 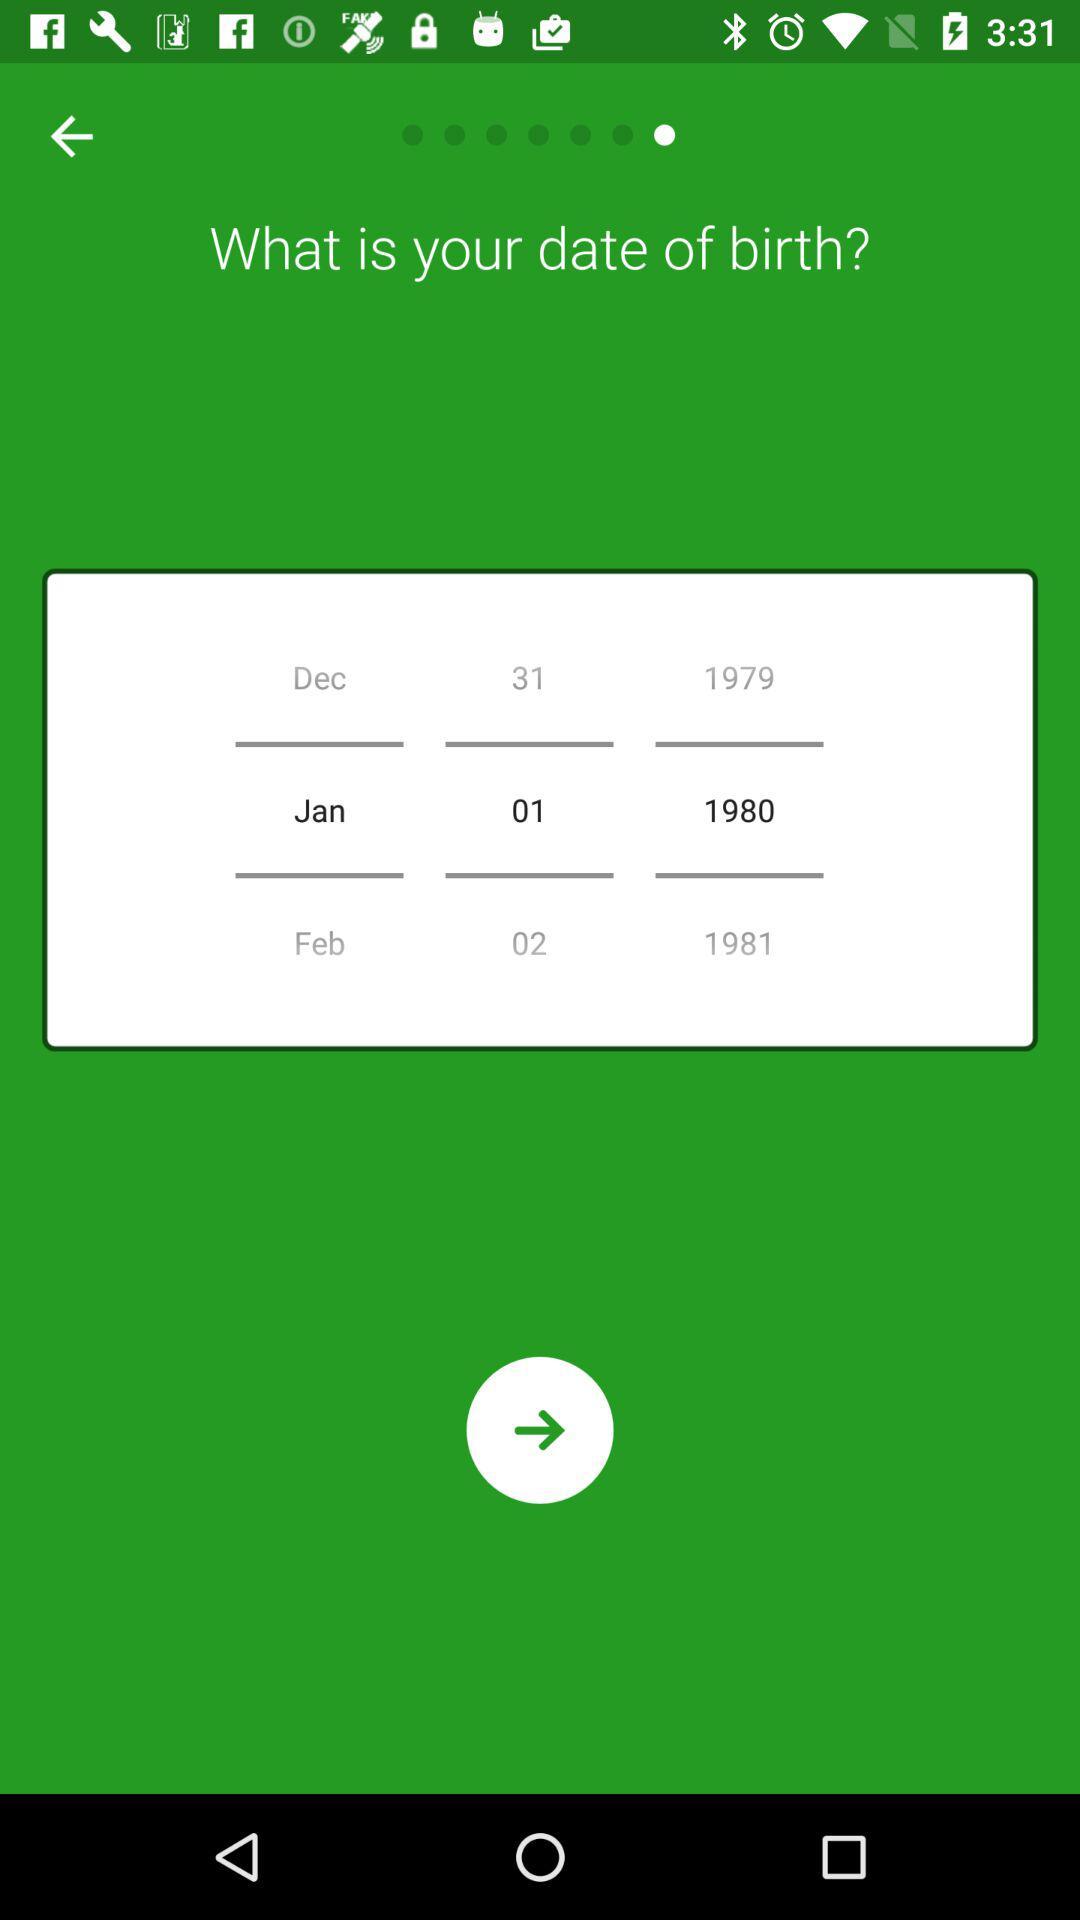 What do you see at coordinates (540, 1429) in the screenshot?
I see `next` at bounding box center [540, 1429].